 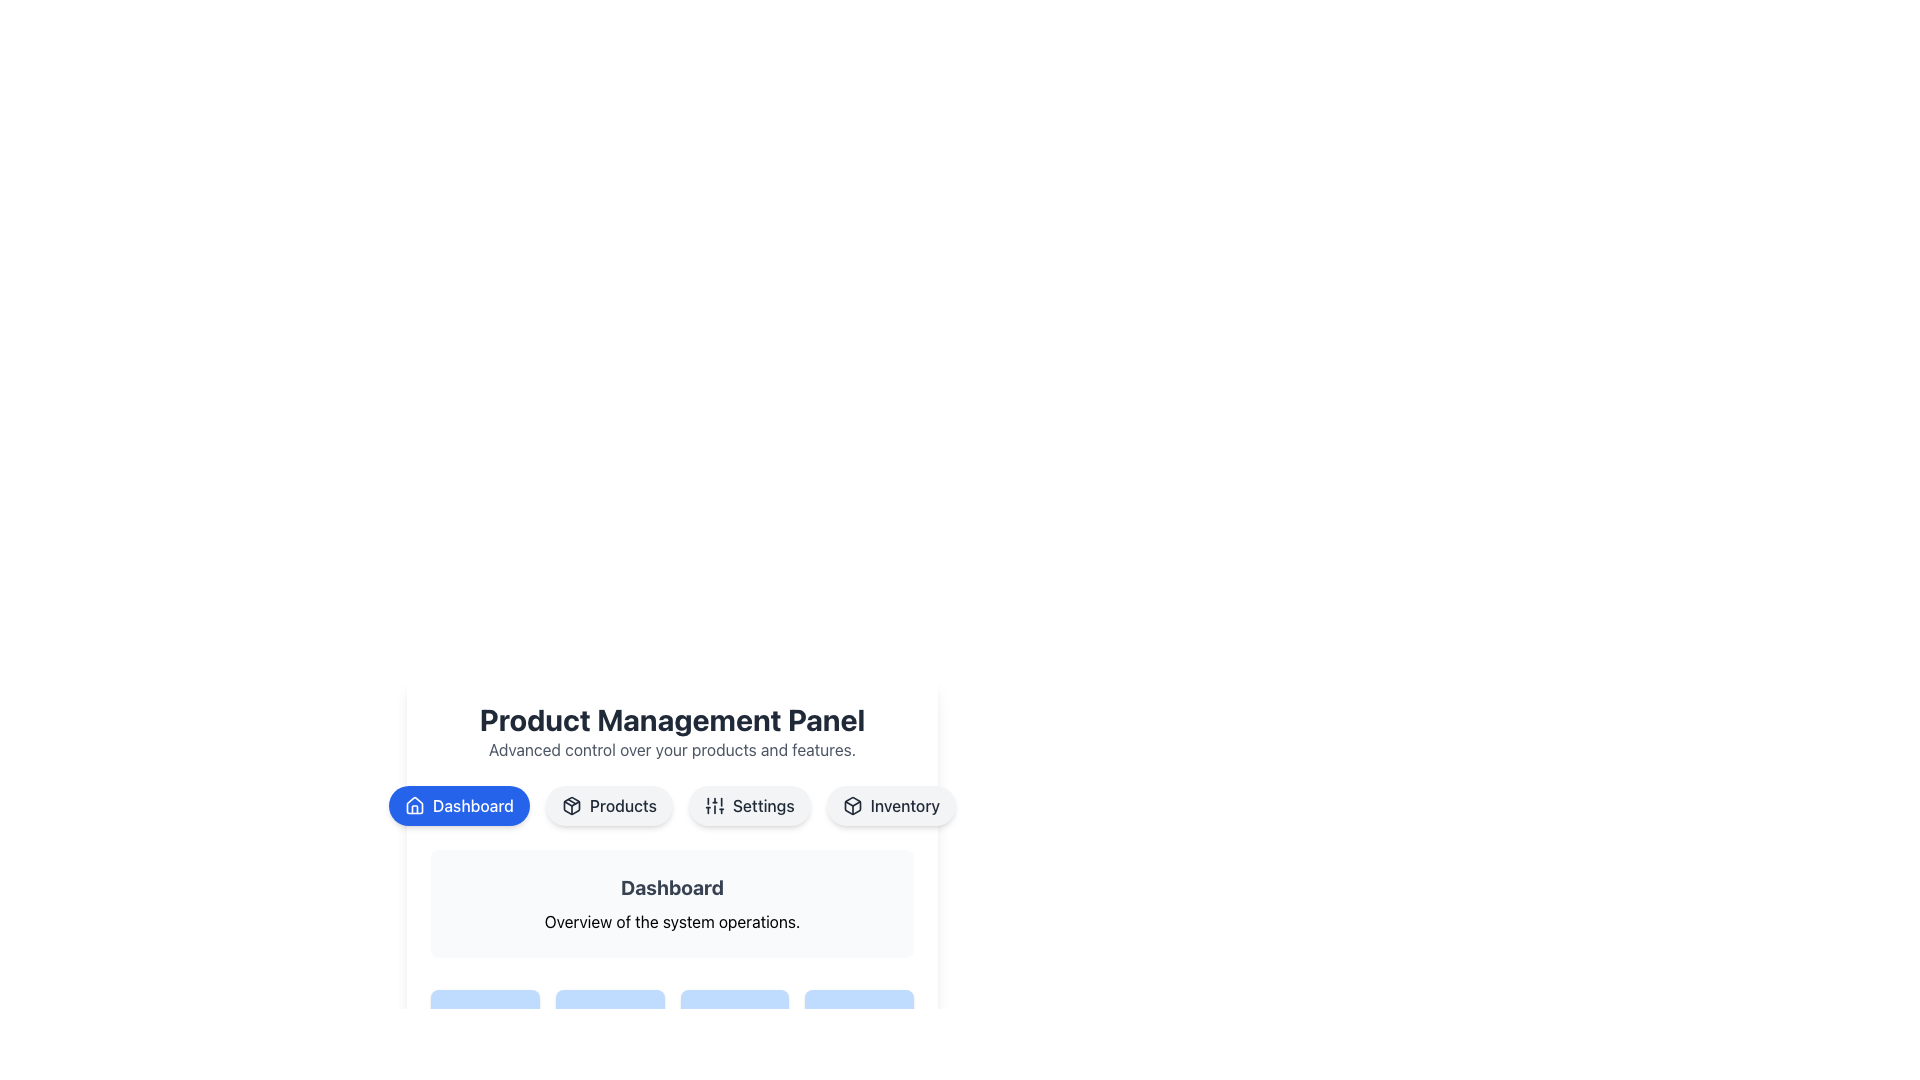 What do you see at coordinates (413, 804) in the screenshot?
I see `the 'Home' or 'Dashboard' vector graphic icon located in the top navigation section, which is centered within a circular icon area and positioned to the left of the text 'Dashboard'` at bounding box center [413, 804].